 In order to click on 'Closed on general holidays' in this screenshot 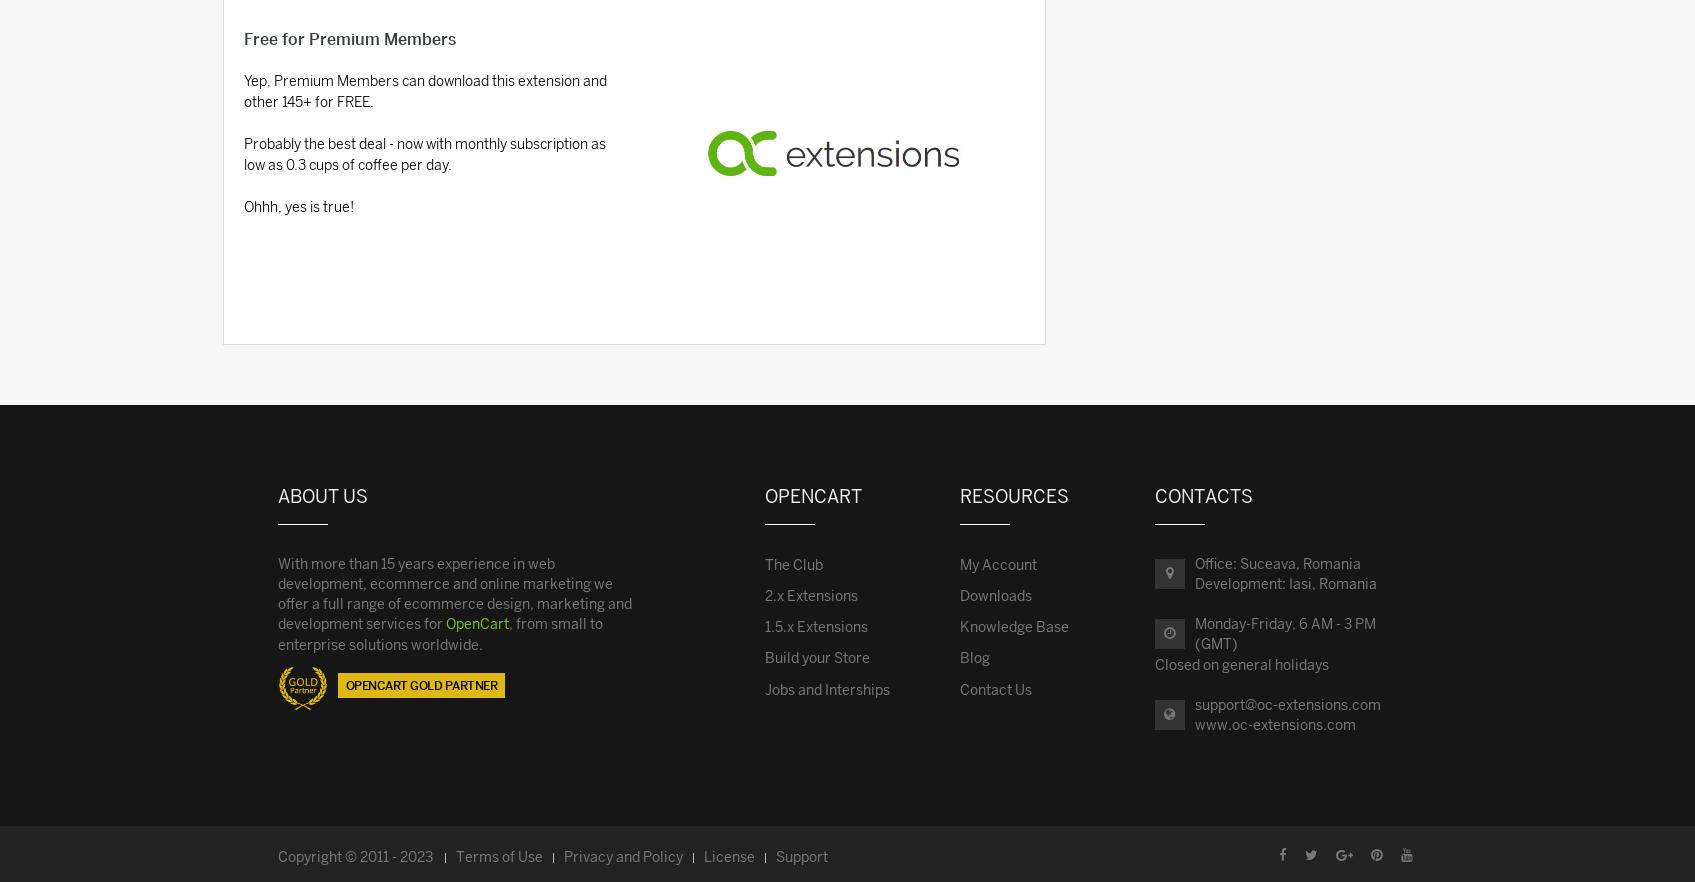, I will do `click(1240, 663)`.